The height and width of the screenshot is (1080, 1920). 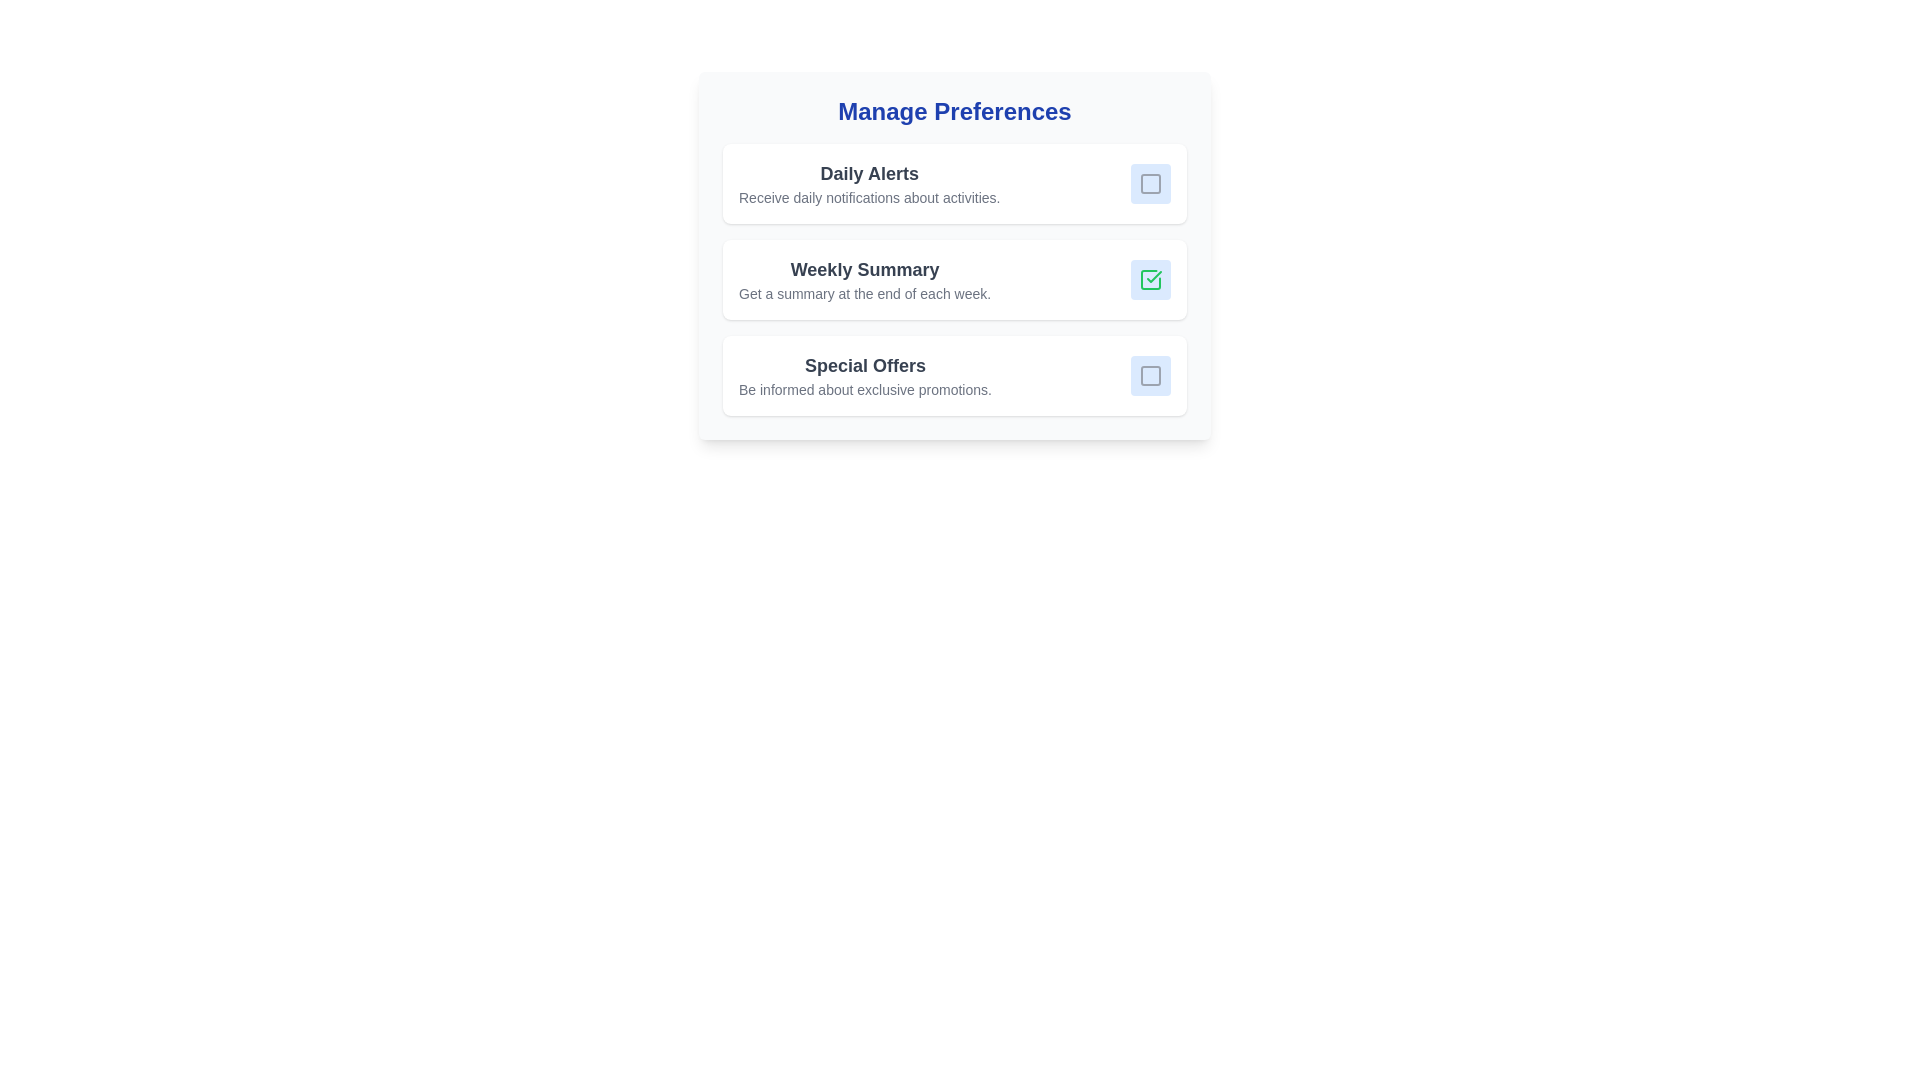 I want to click on the 'Weekly Summary' text label, which serves as the title of a user preference setting for receiving weekly summaries, so click(x=865, y=270).